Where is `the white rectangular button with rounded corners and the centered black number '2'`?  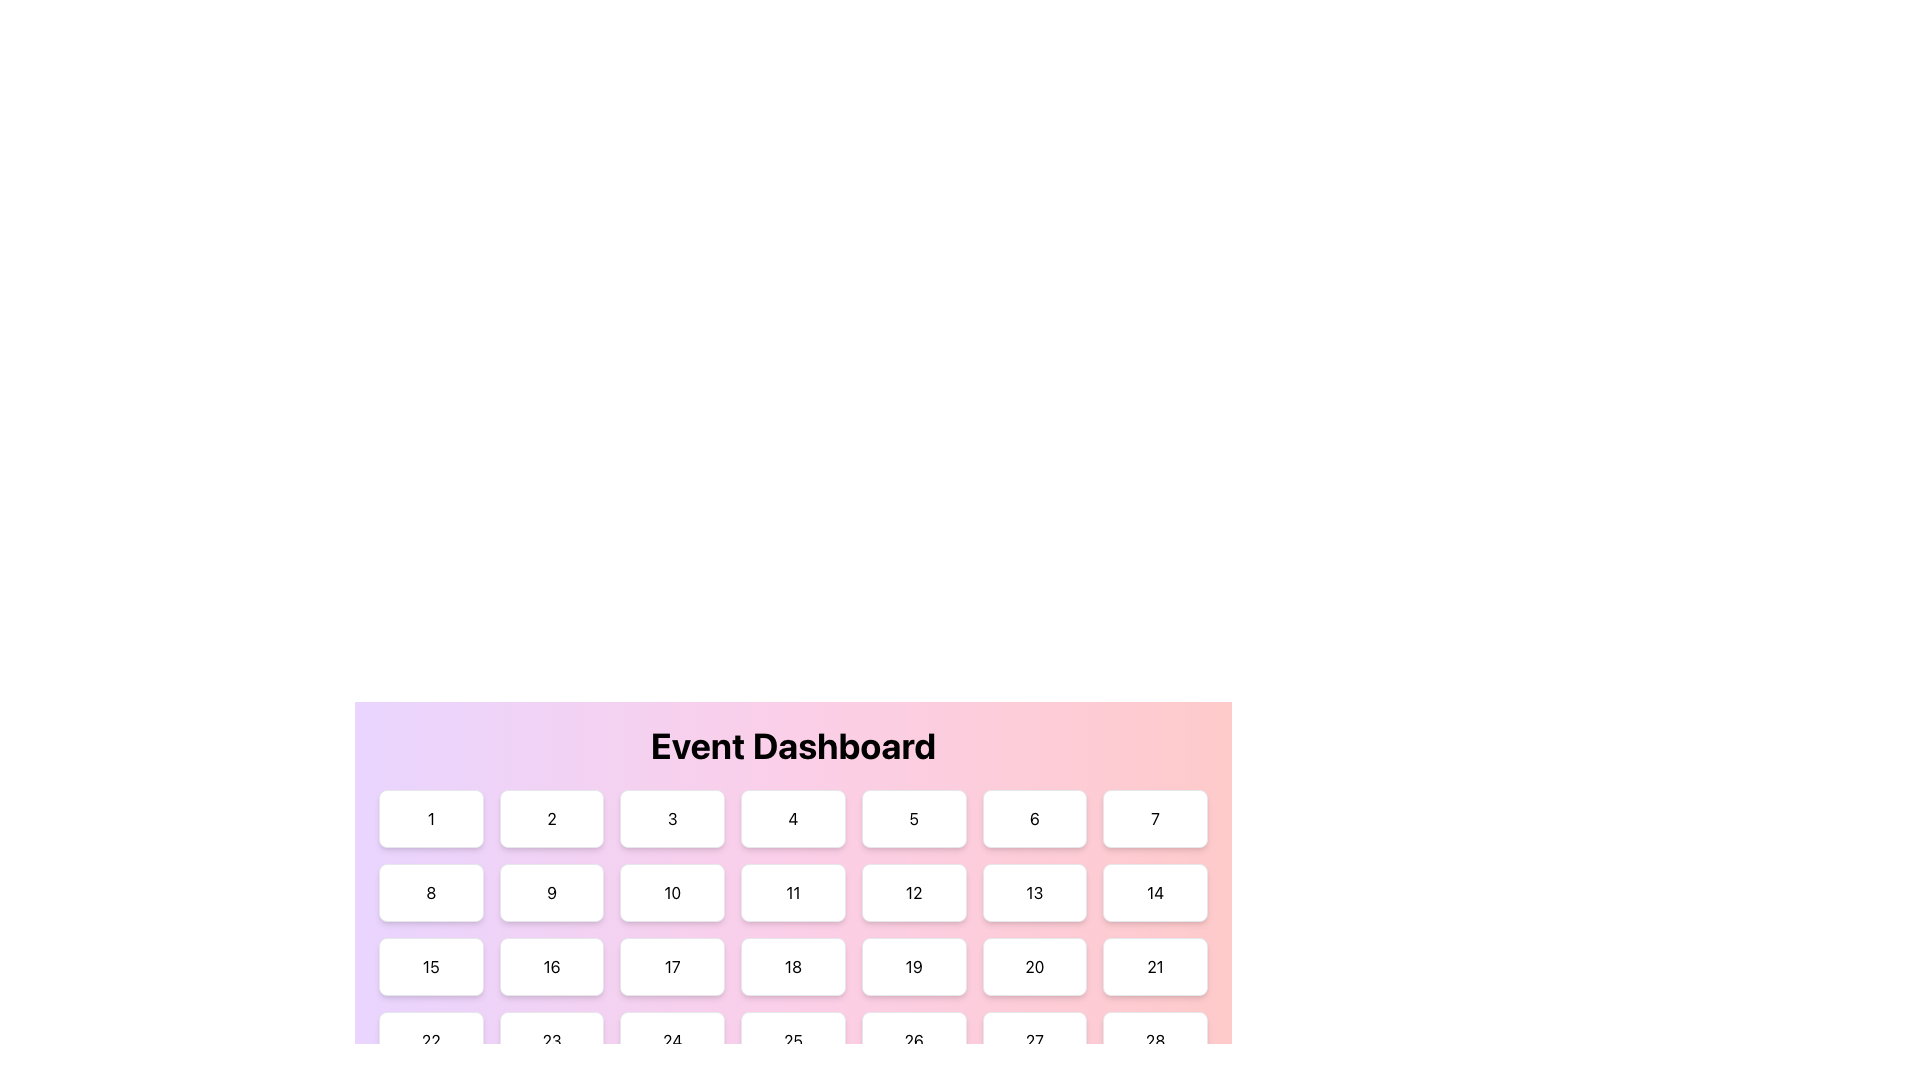 the white rectangular button with rounded corners and the centered black number '2' is located at coordinates (552, 818).